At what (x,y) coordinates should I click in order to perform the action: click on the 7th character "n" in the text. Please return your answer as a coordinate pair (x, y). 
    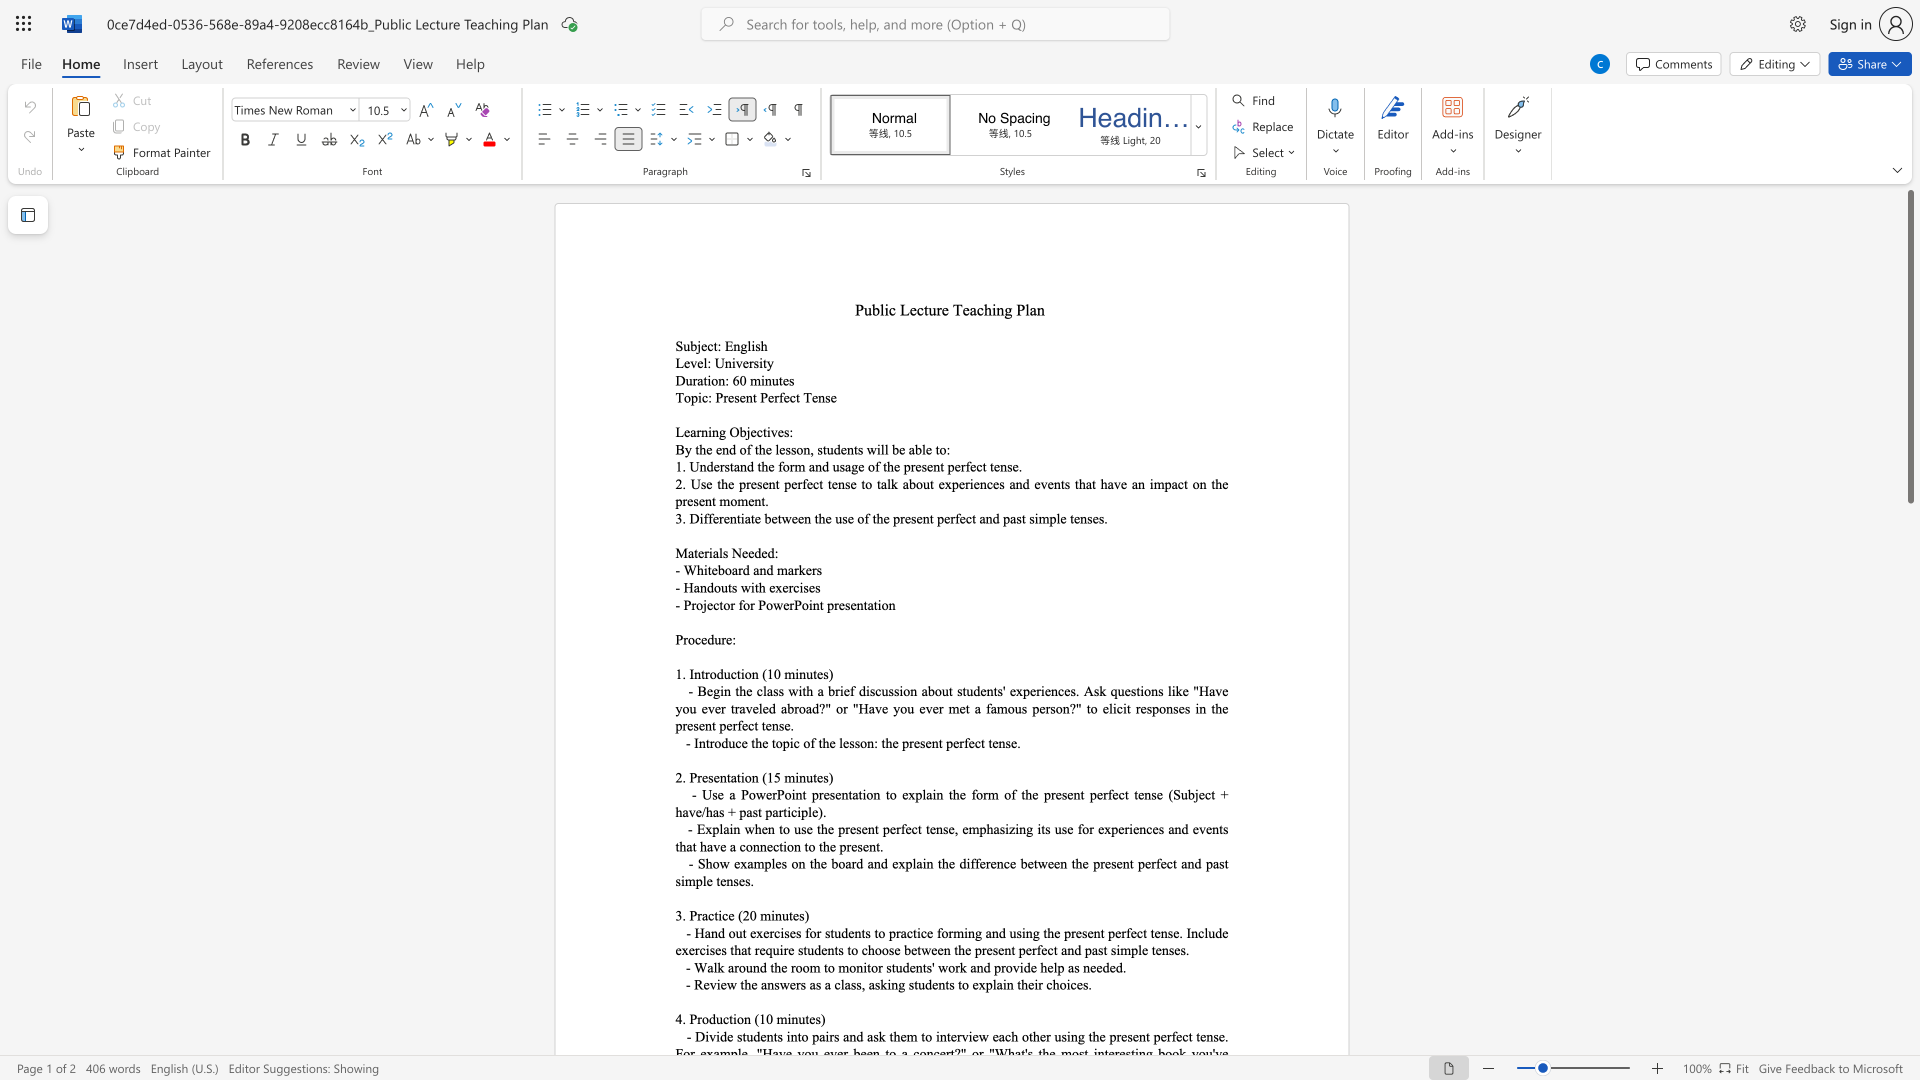
    Looking at the image, I should click on (1190, 863).